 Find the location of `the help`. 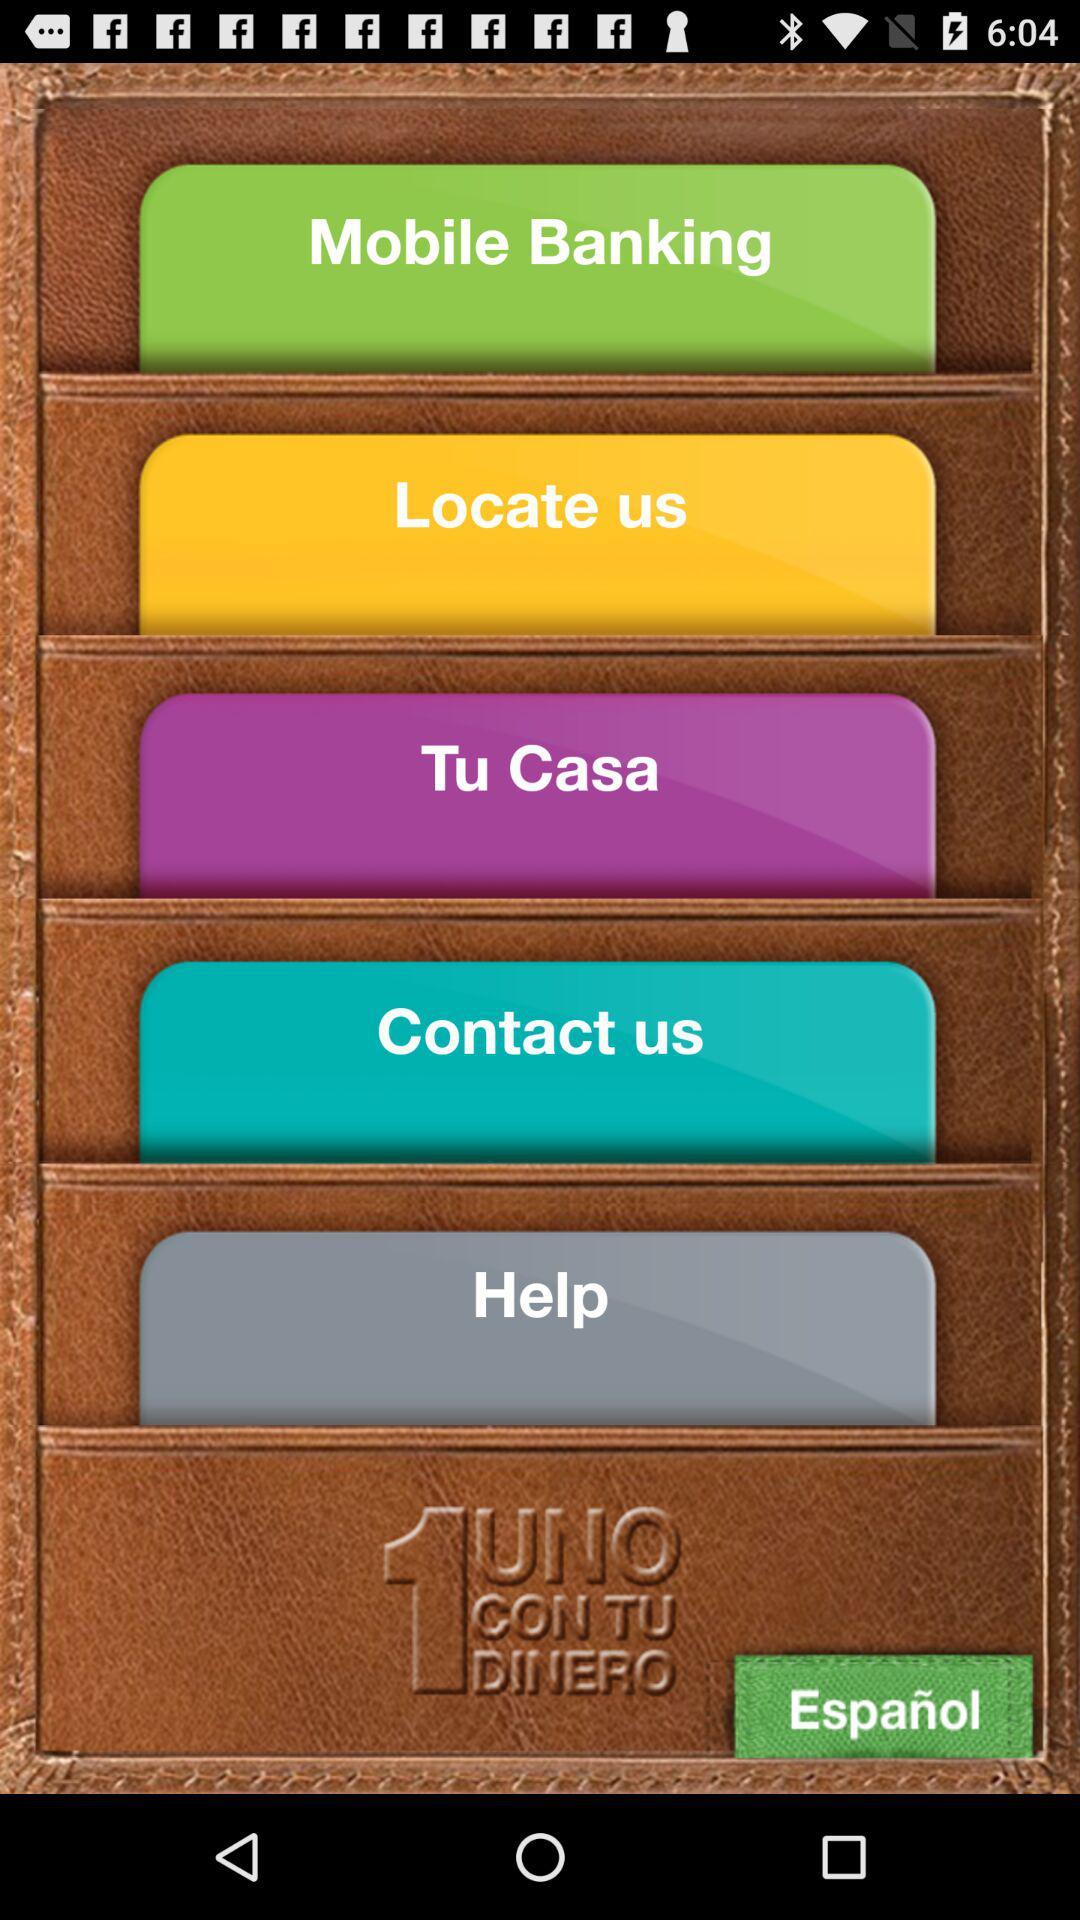

the help is located at coordinates (540, 1293).